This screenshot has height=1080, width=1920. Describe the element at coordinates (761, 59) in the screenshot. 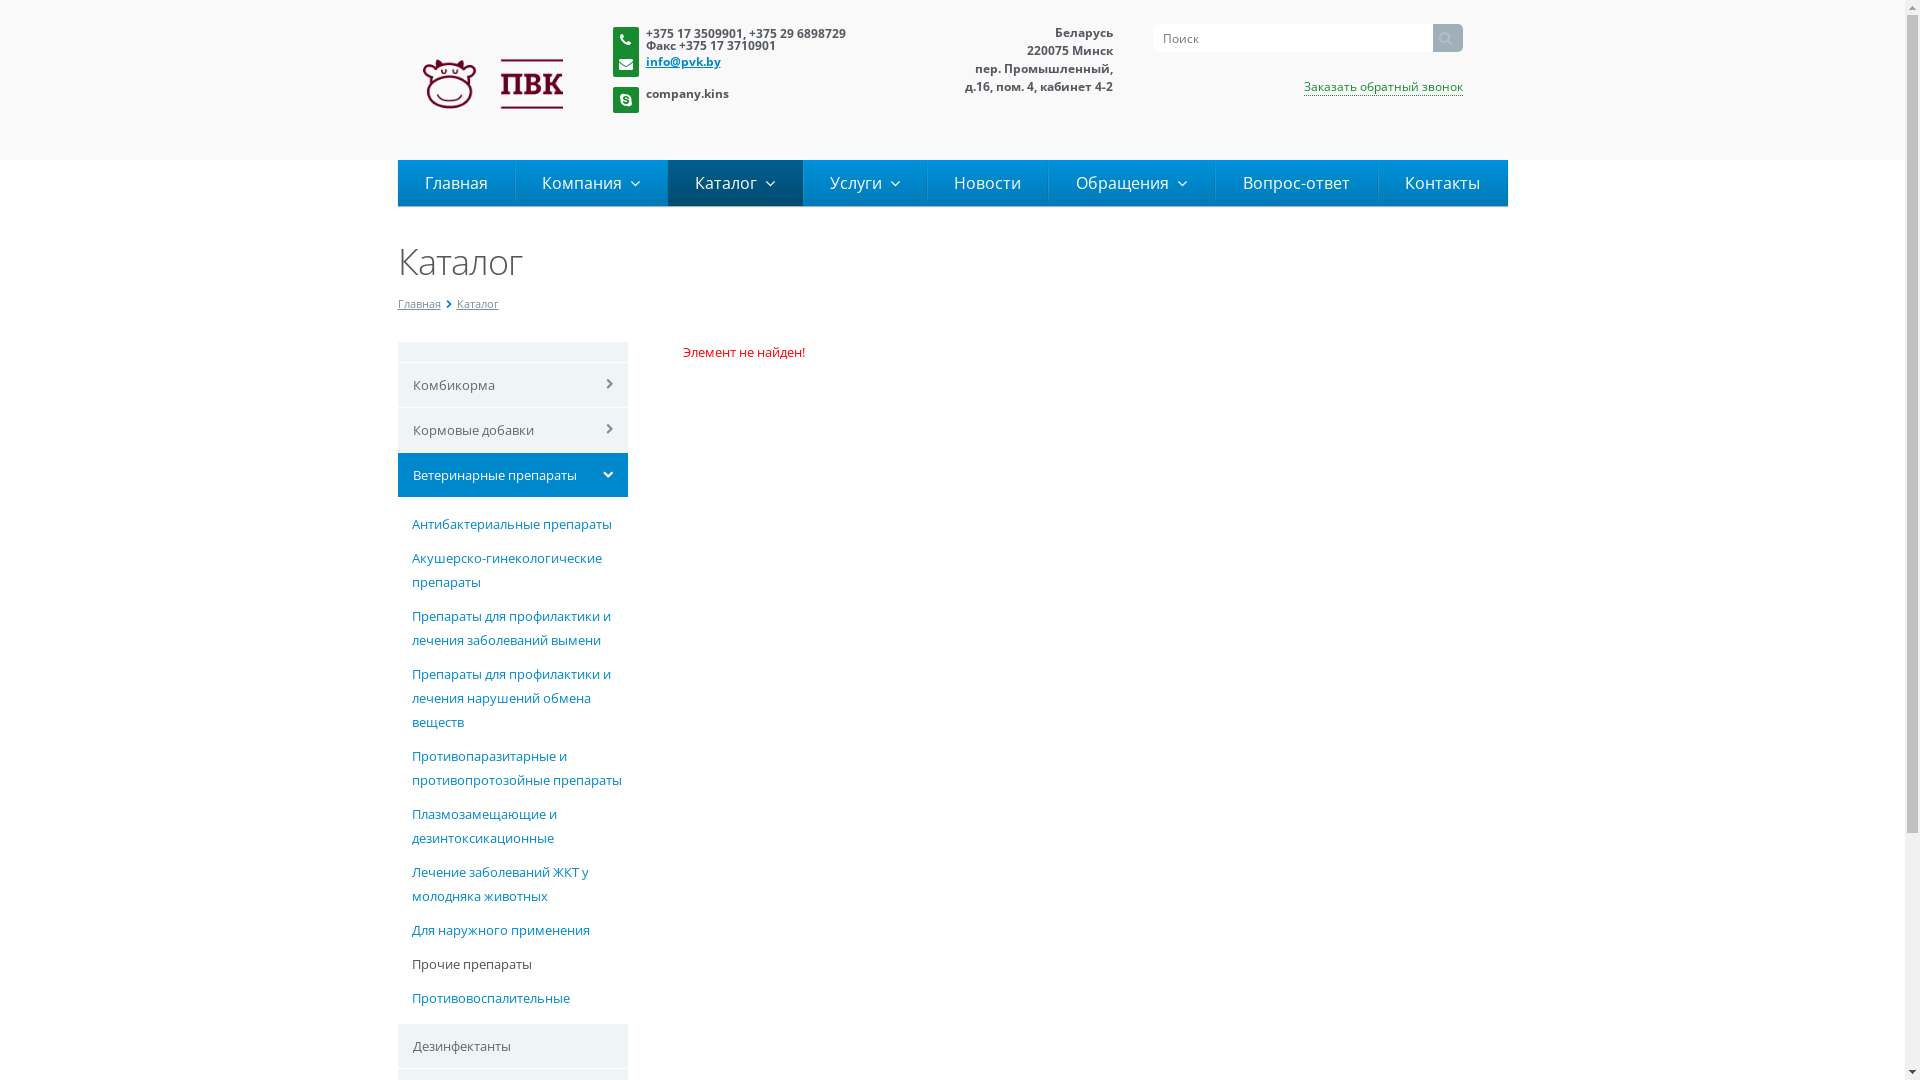

I see `'info@pvk.by'` at that location.